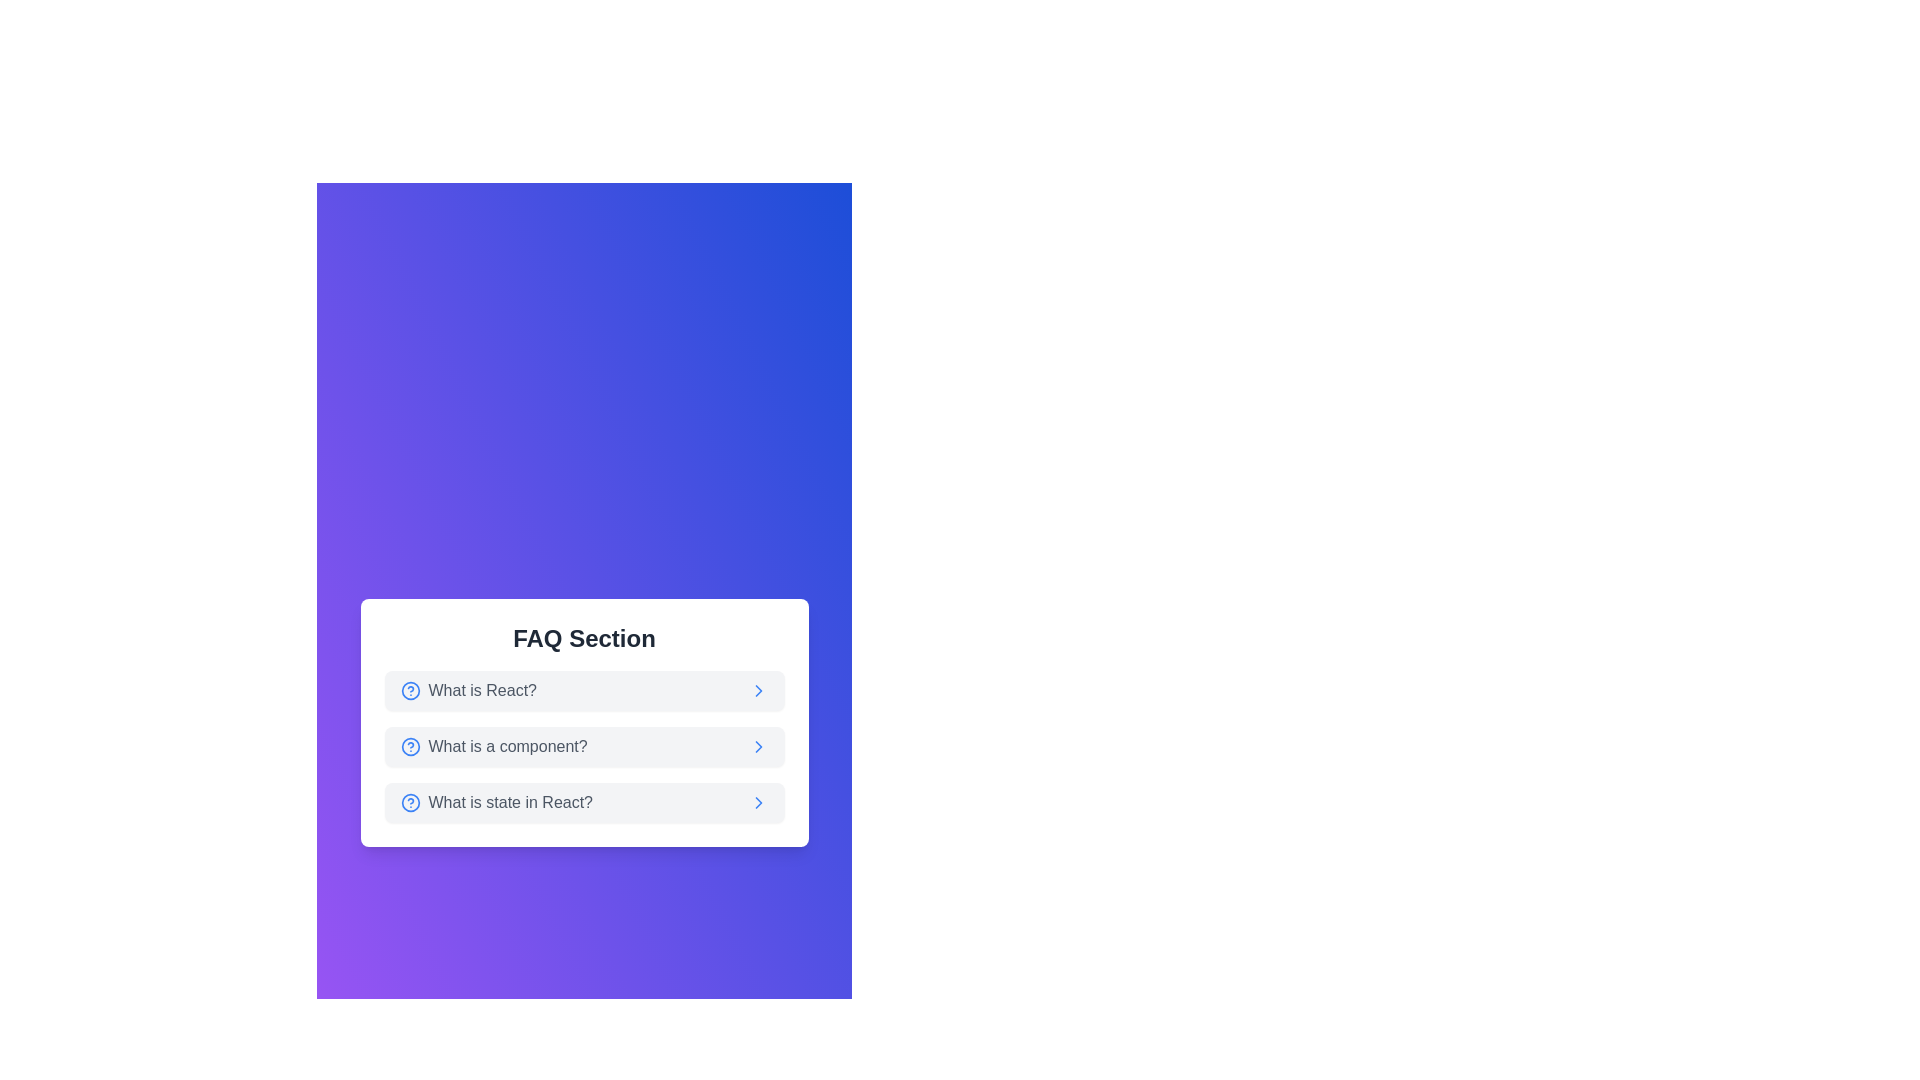 Image resolution: width=1920 pixels, height=1080 pixels. Describe the element at coordinates (409, 689) in the screenshot. I see `the circular help icon with a question mark located to the left of the text 'What is React?'` at that location.